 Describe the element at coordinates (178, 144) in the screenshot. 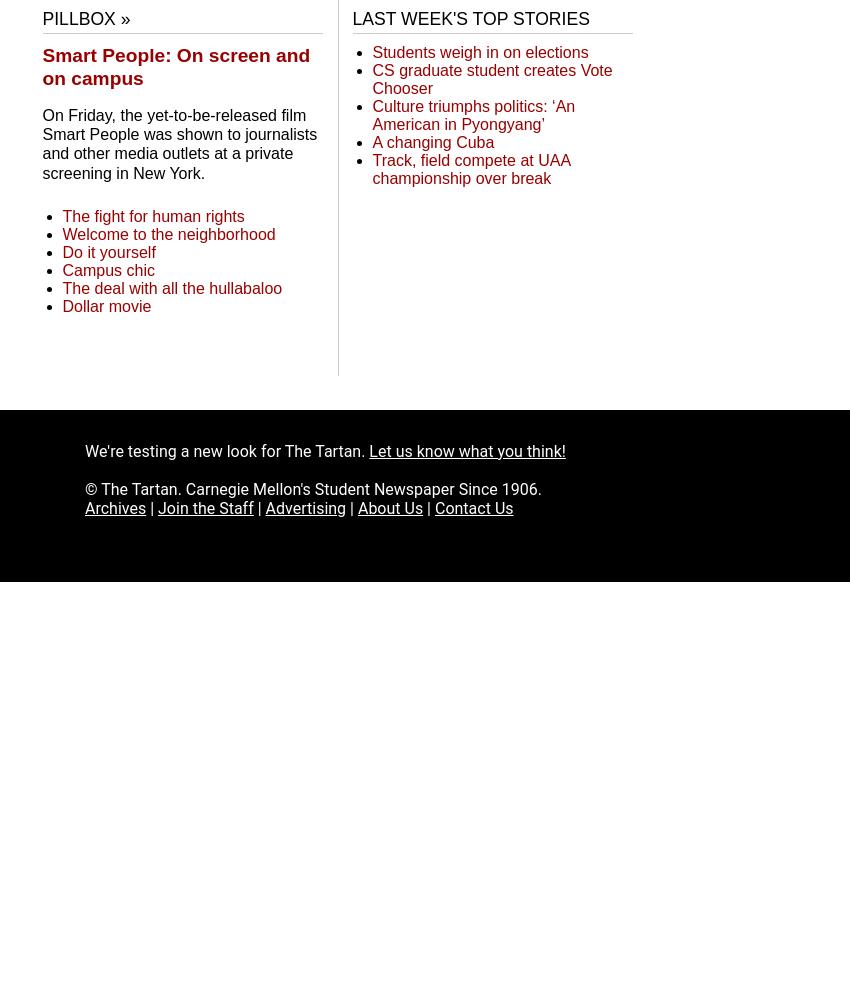

I see `'On Friday, the yet-to-be-released film Smart People was shown to journalists and other media outlets at a private screening in New York.'` at that location.